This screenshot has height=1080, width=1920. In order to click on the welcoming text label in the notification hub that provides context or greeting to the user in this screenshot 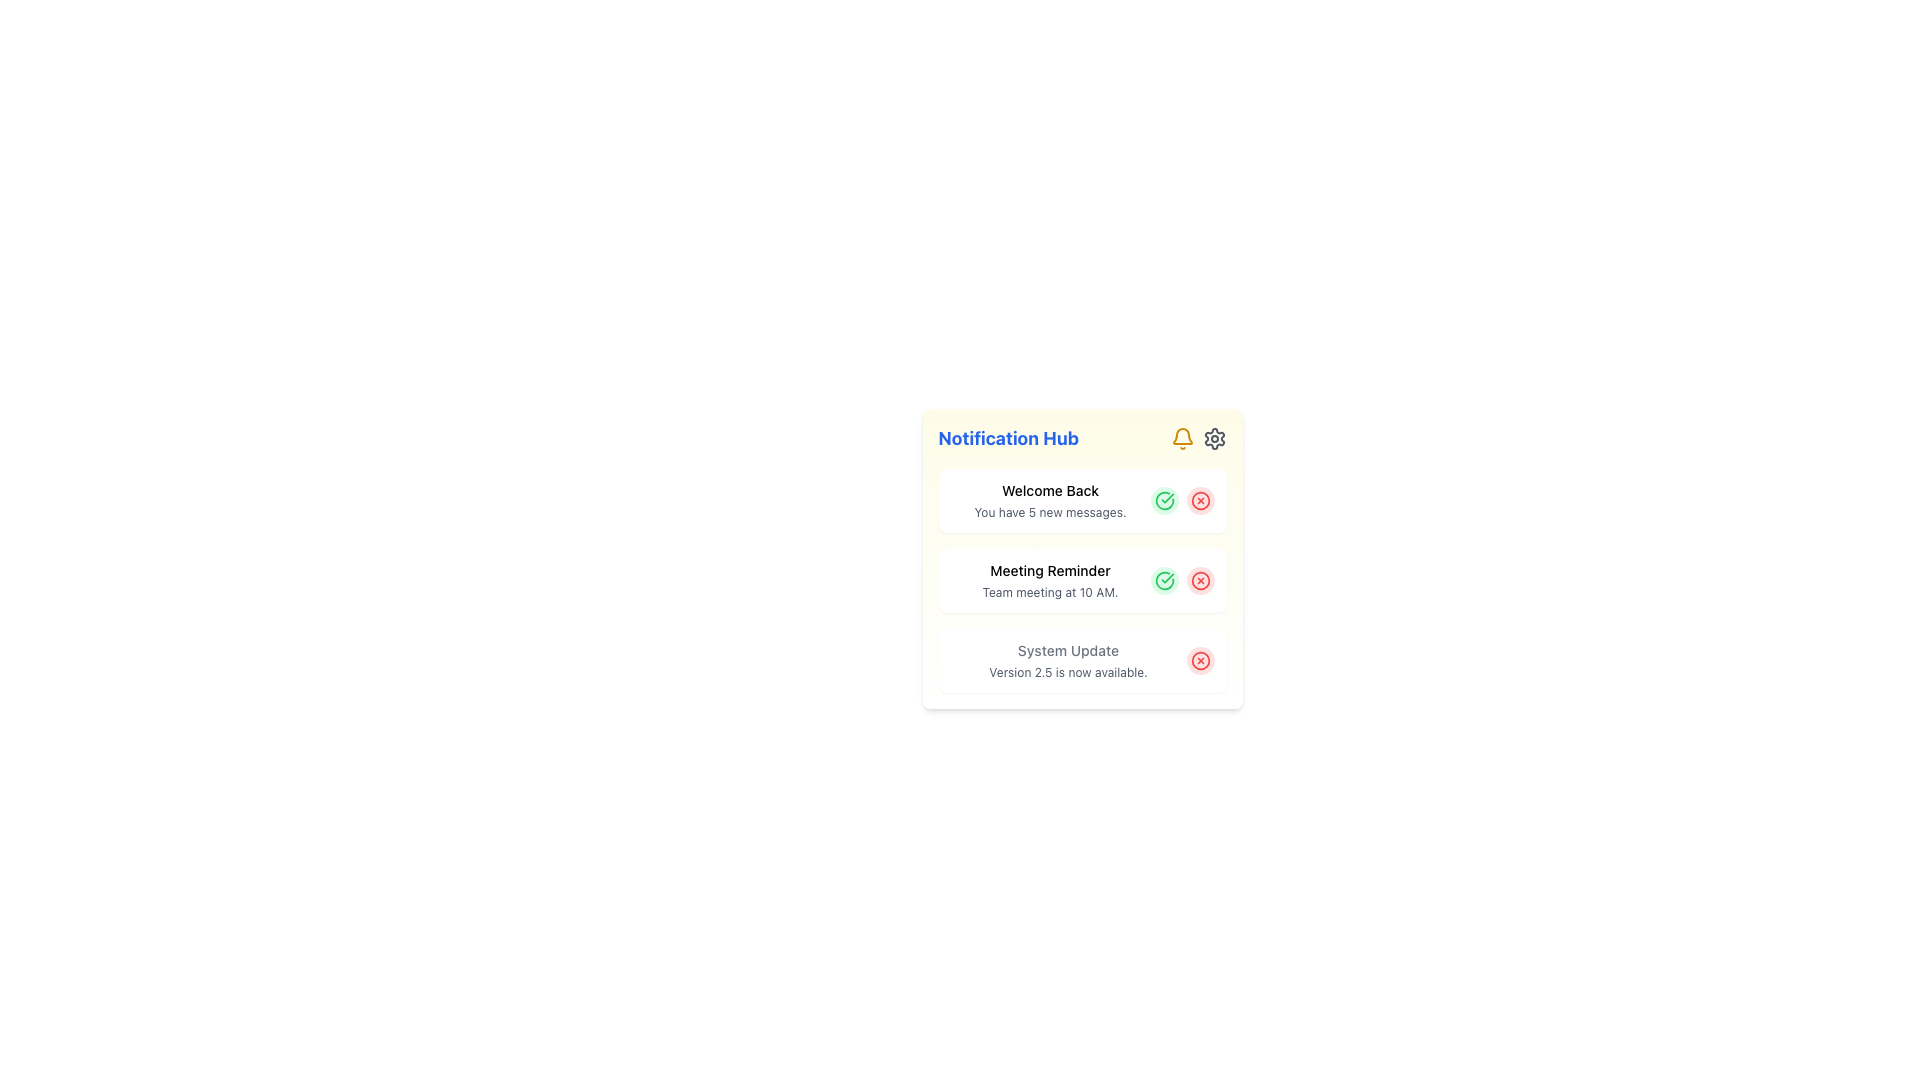, I will do `click(1049, 490)`.